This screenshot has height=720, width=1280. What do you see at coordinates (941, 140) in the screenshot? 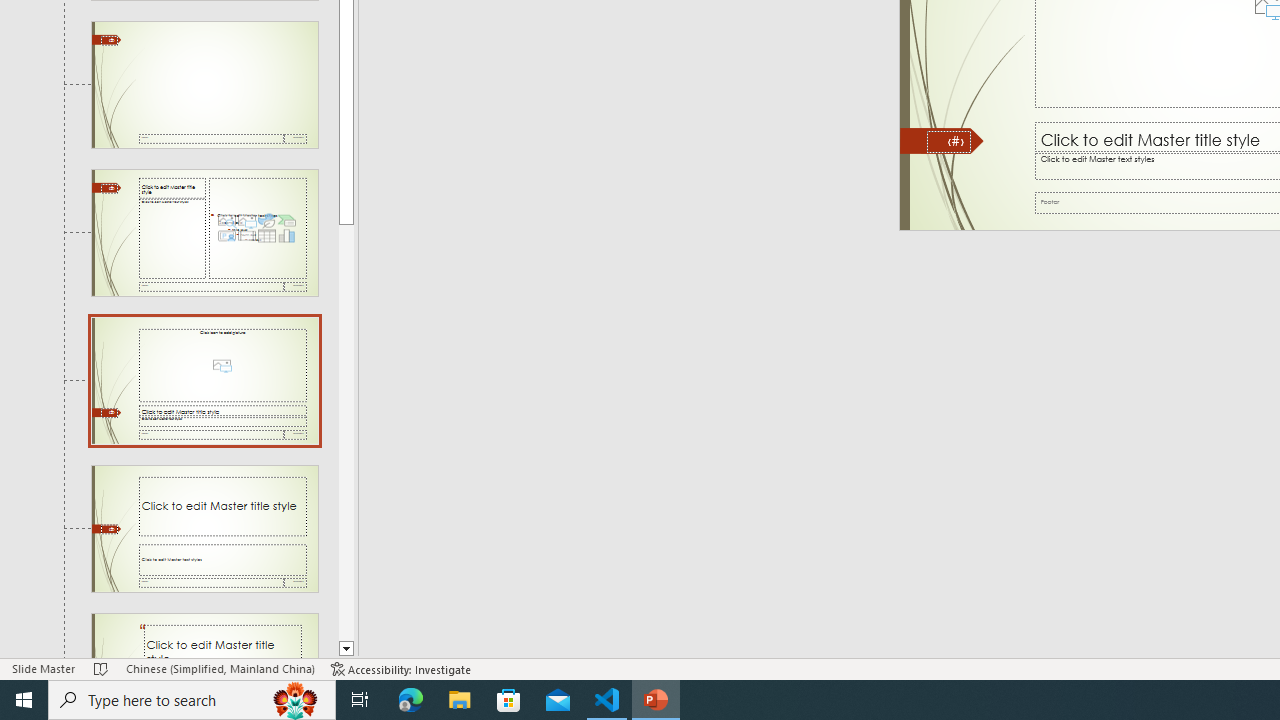
I see `'Freeform 11'` at bounding box center [941, 140].